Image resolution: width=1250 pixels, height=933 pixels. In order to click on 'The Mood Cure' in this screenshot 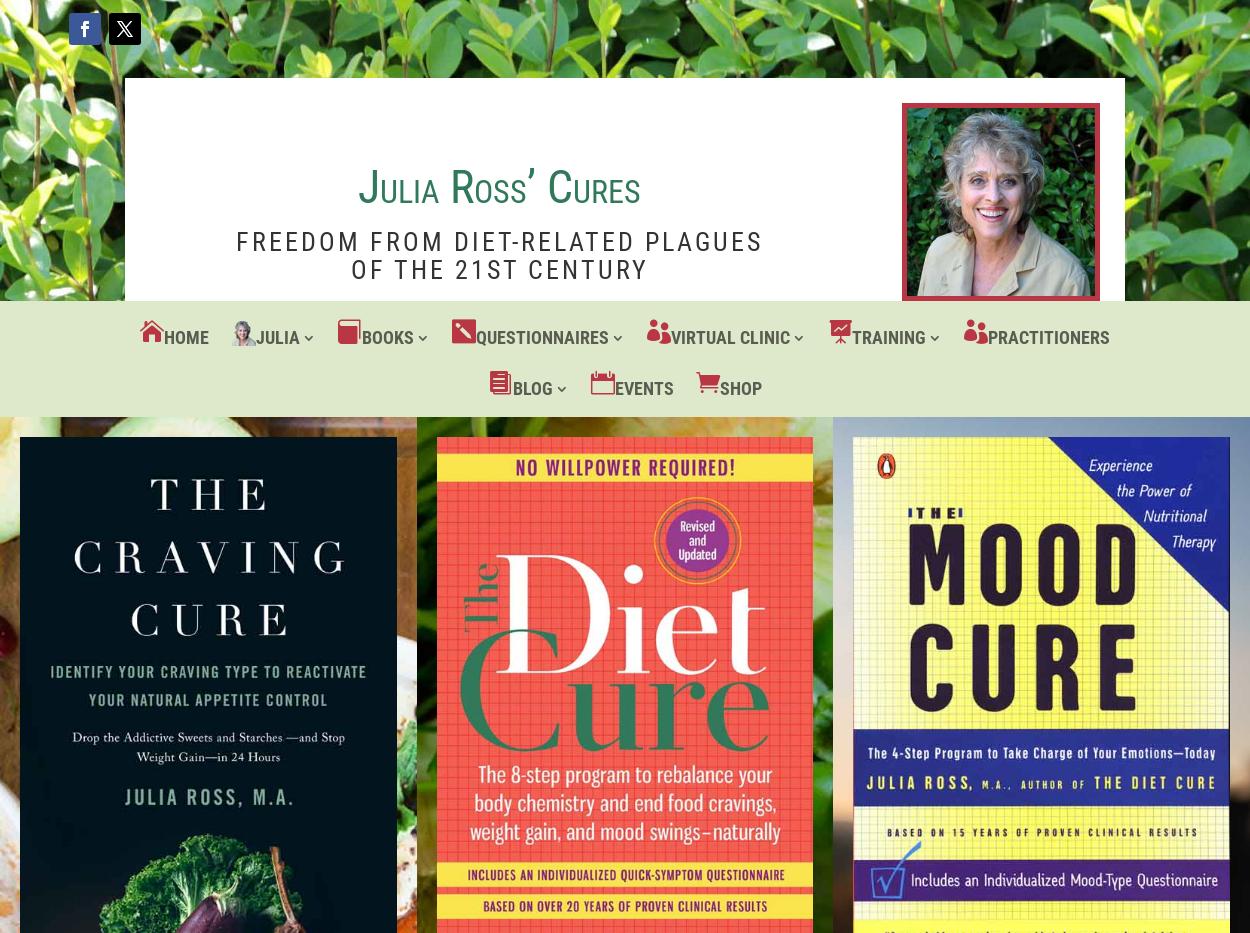, I will do `click(428, 509)`.